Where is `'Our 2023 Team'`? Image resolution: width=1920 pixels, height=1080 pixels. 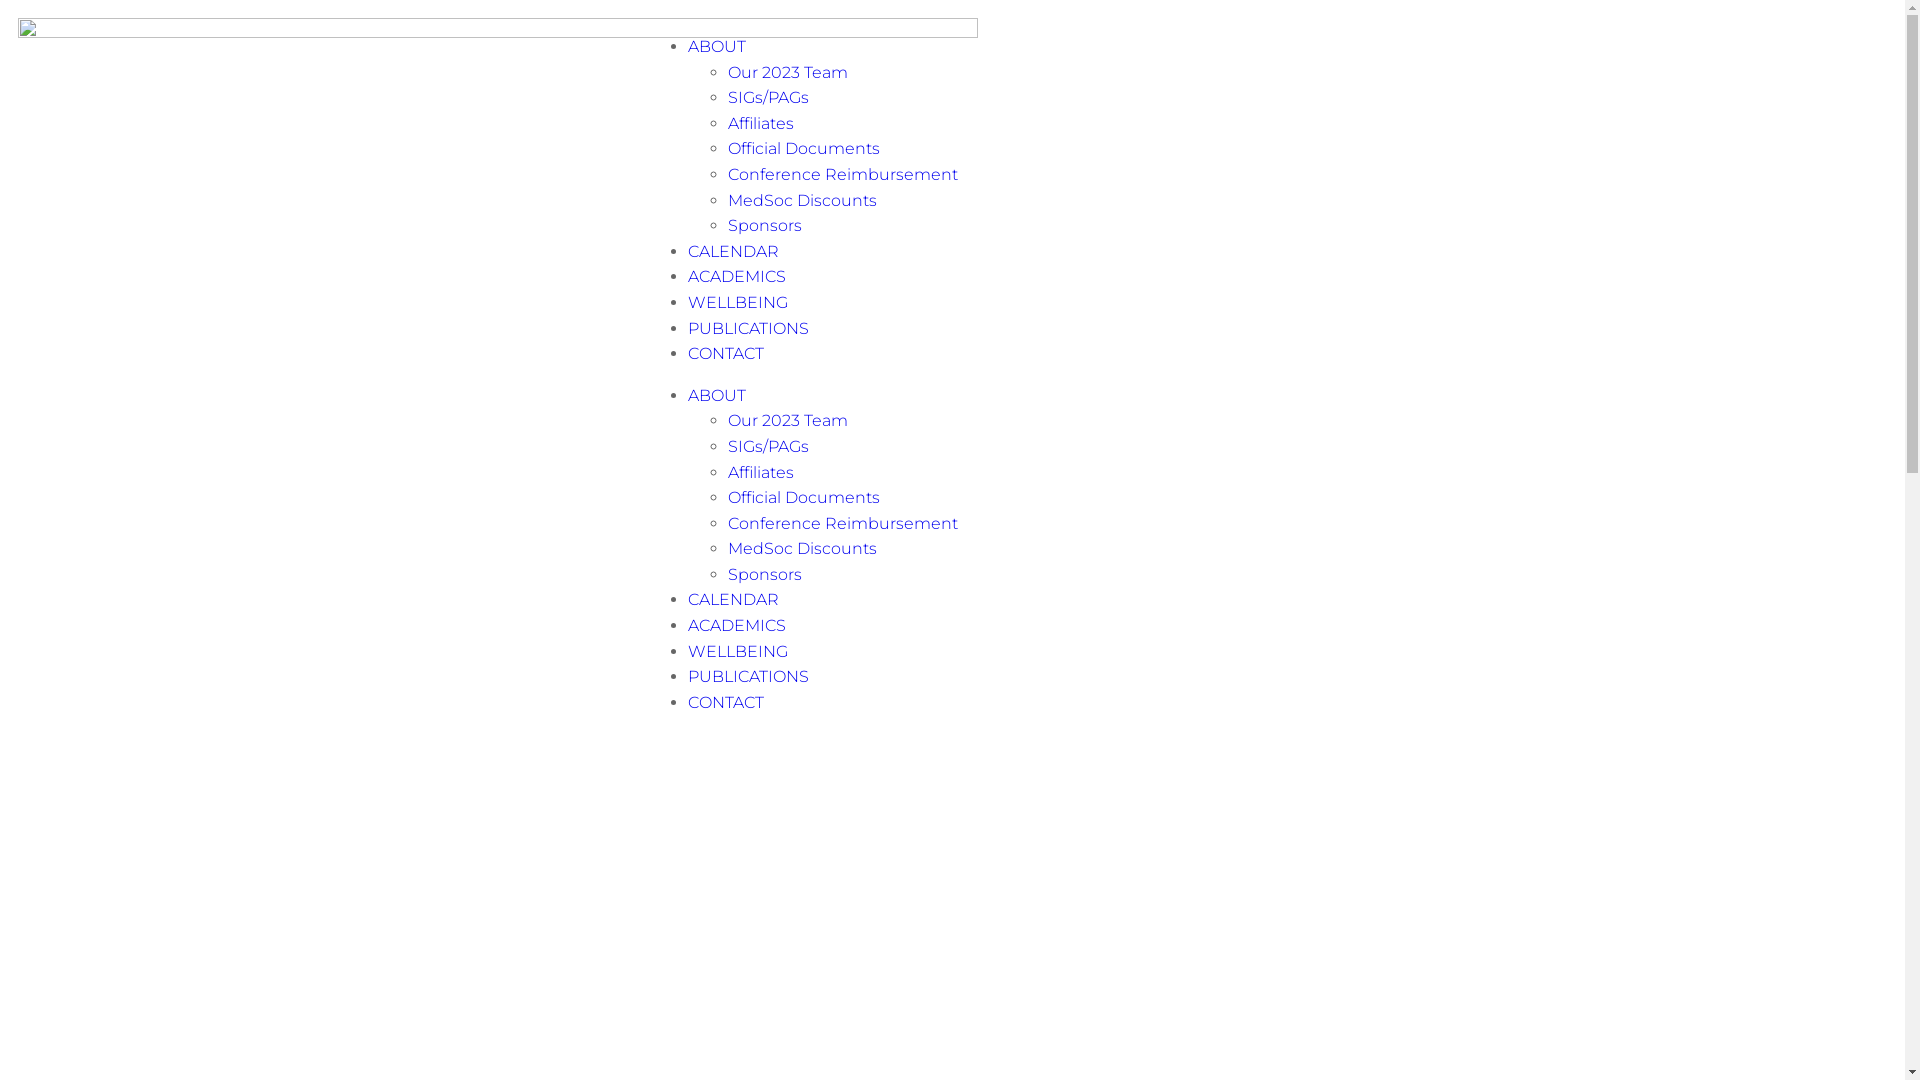
'Our 2023 Team' is located at coordinates (727, 71).